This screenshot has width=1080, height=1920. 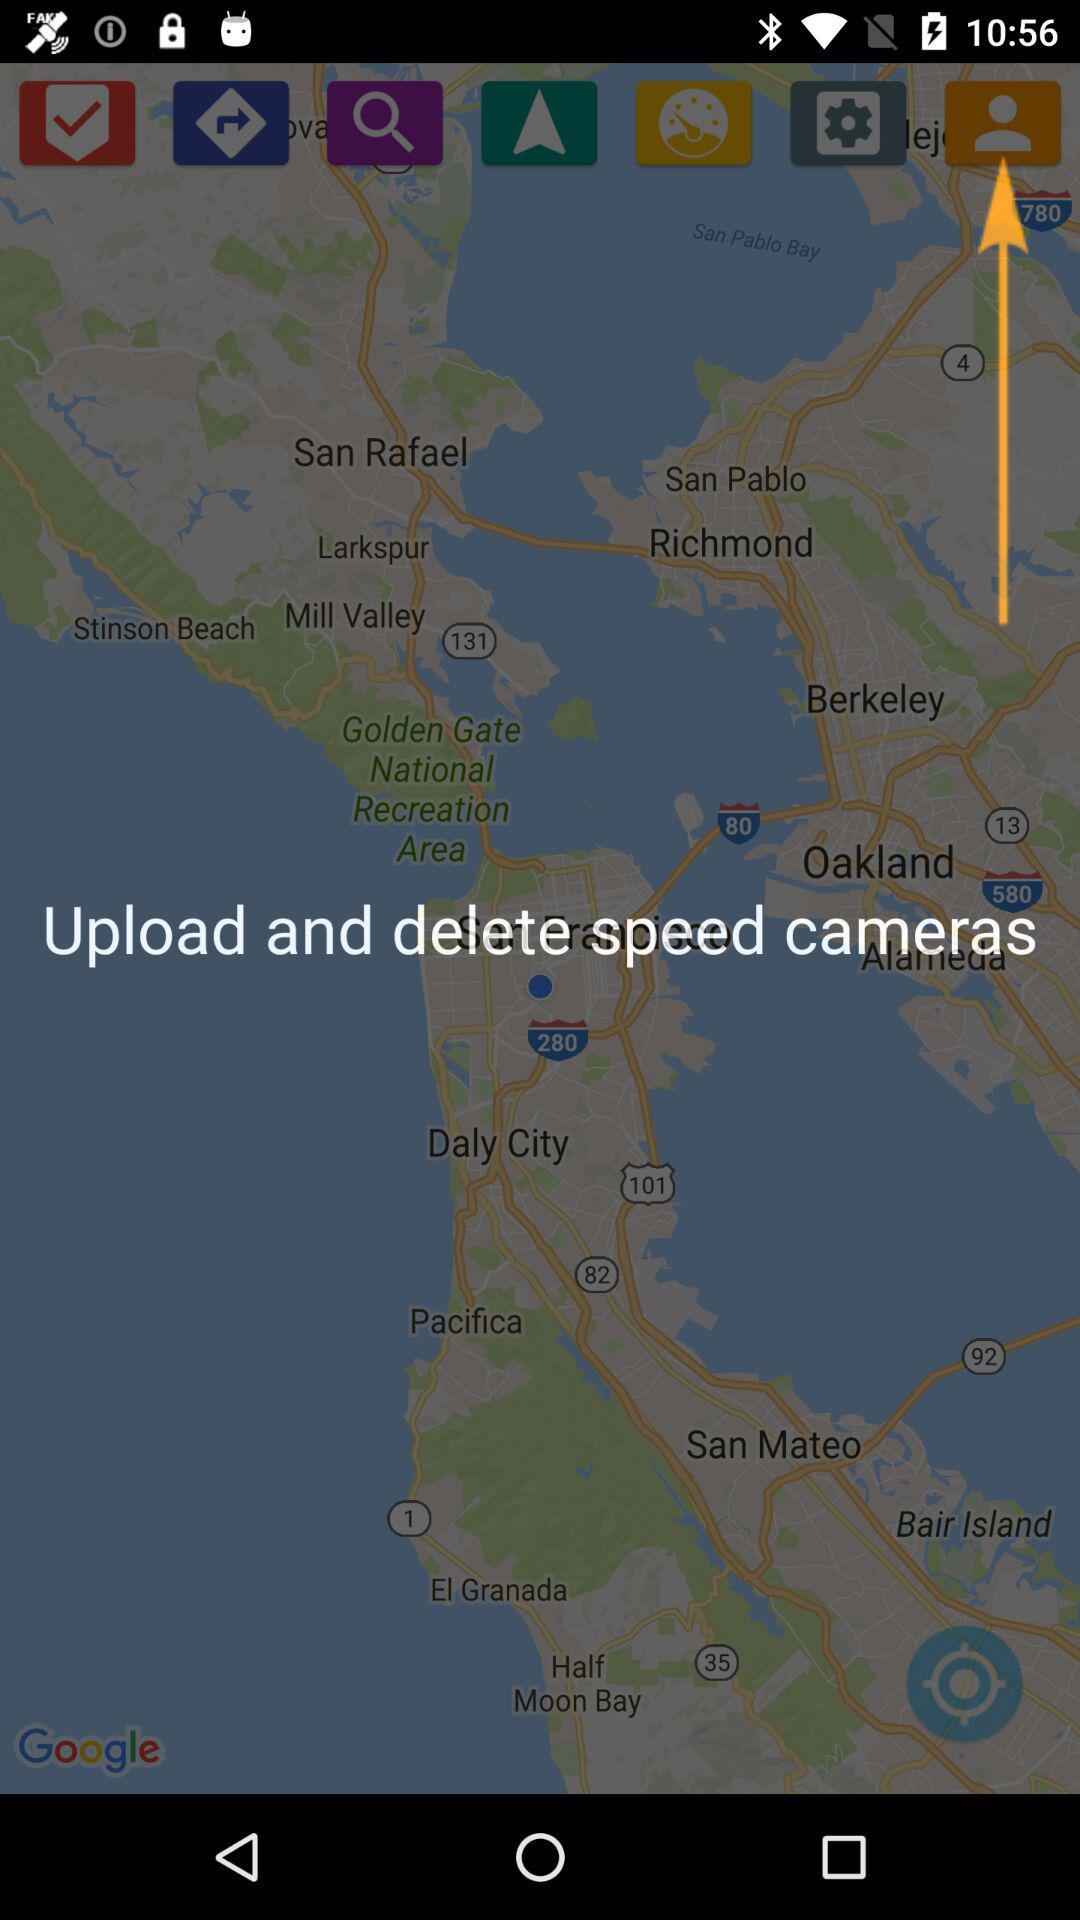 I want to click on open account tab, so click(x=1002, y=121).